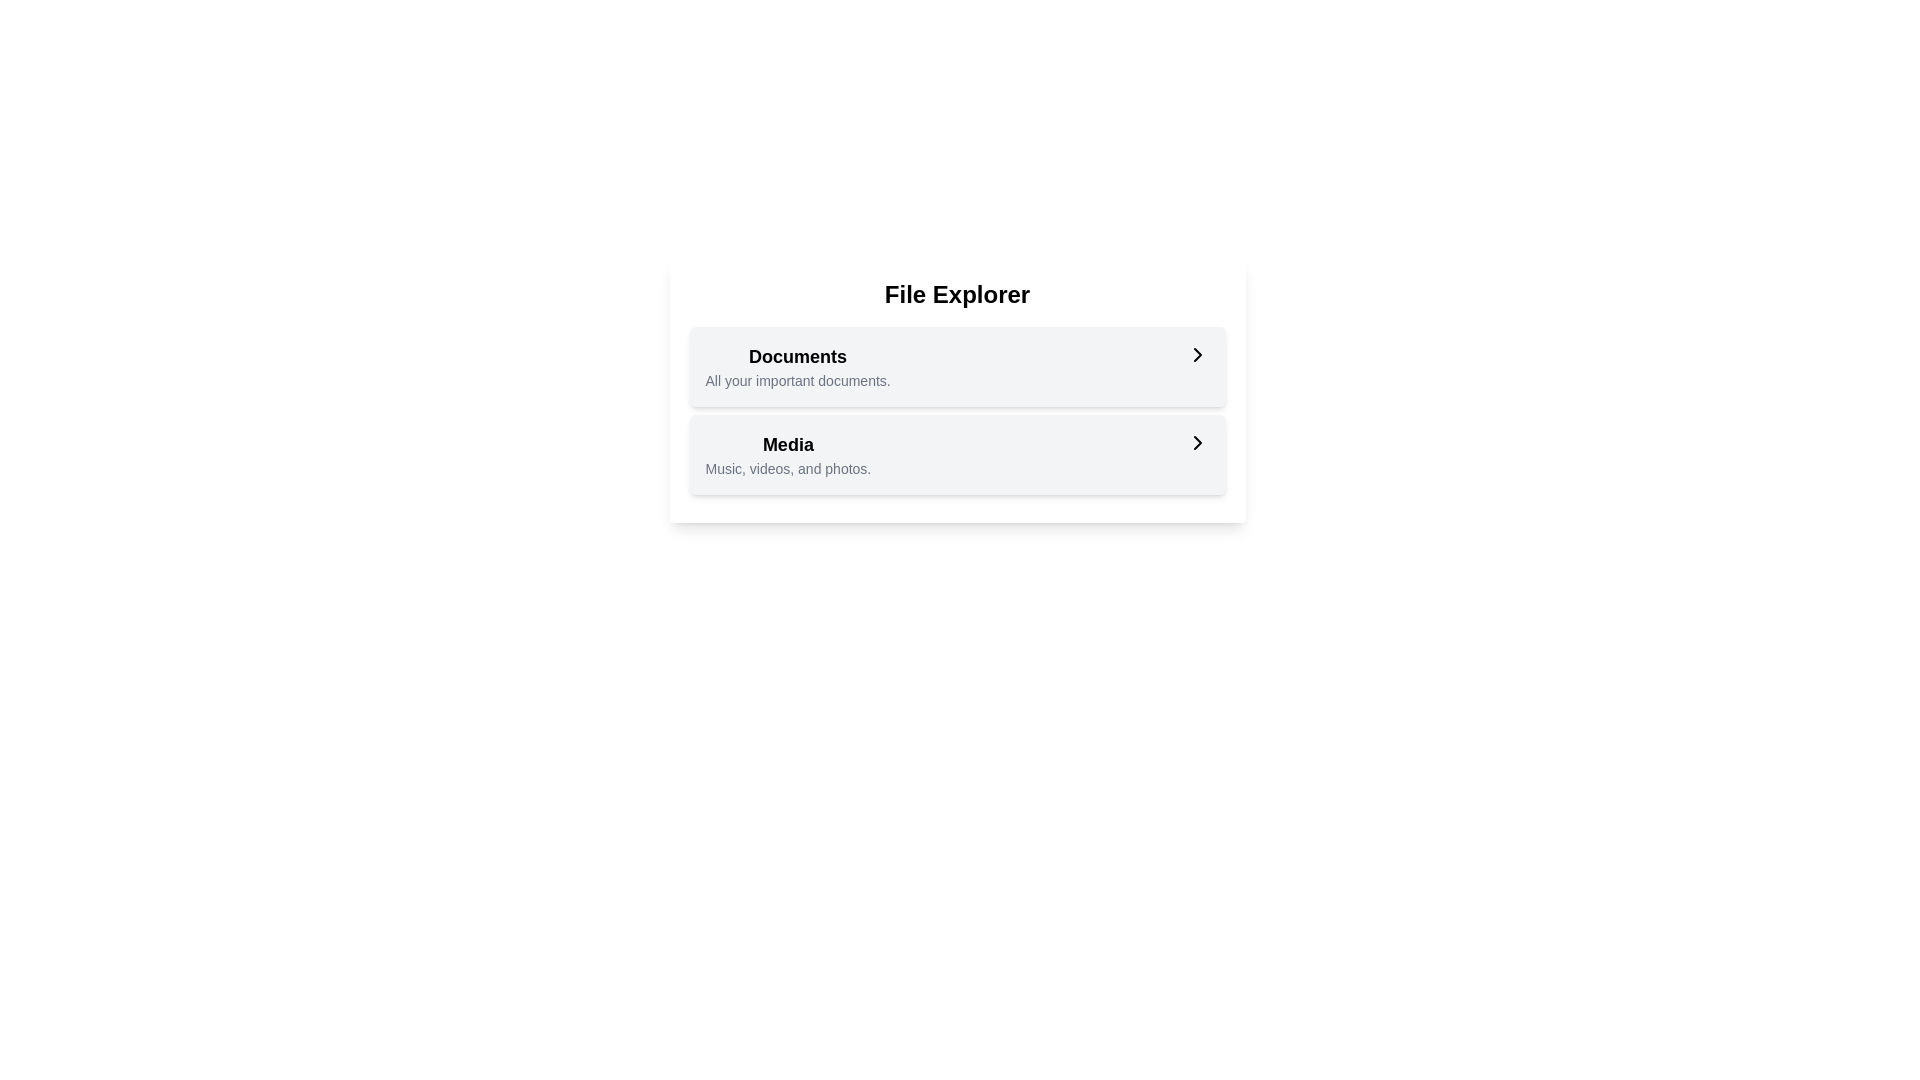  Describe the element at coordinates (797, 381) in the screenshot. I see `the static text element displaying 'All your important documents.' located beneath the 'Documents' label in the 'File Explorer' interface` at that location.